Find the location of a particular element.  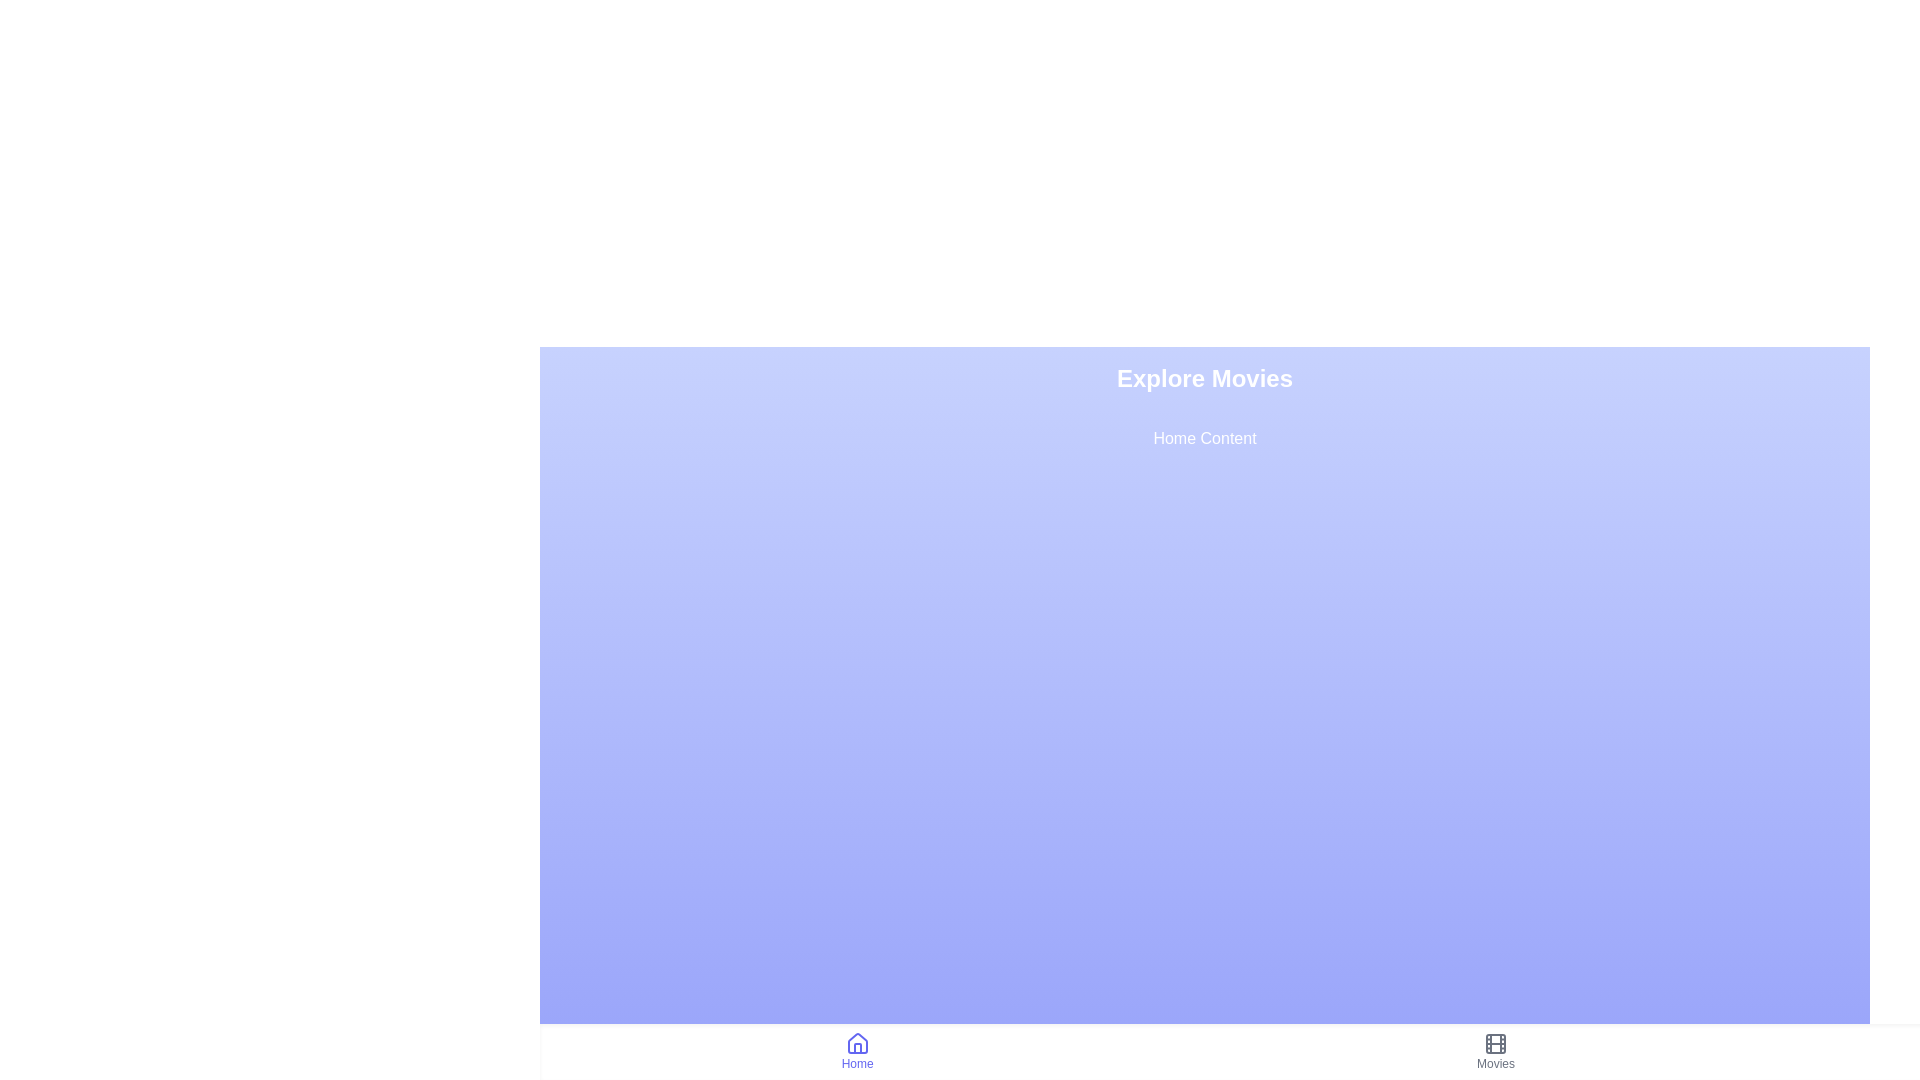

the 'Home' navigation button located in the bottom navigation bar is located at coordinates (857, 1051).